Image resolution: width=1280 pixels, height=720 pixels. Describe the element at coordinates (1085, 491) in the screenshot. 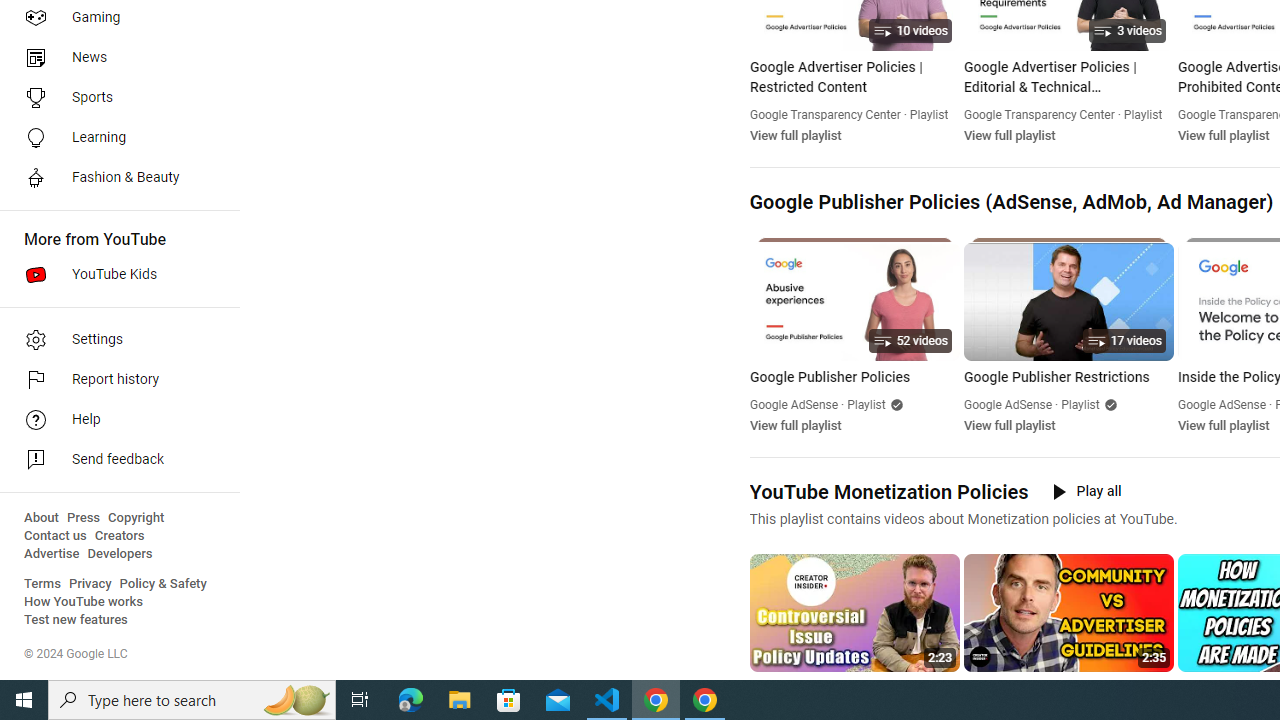

I see `'Play all'` at that location.